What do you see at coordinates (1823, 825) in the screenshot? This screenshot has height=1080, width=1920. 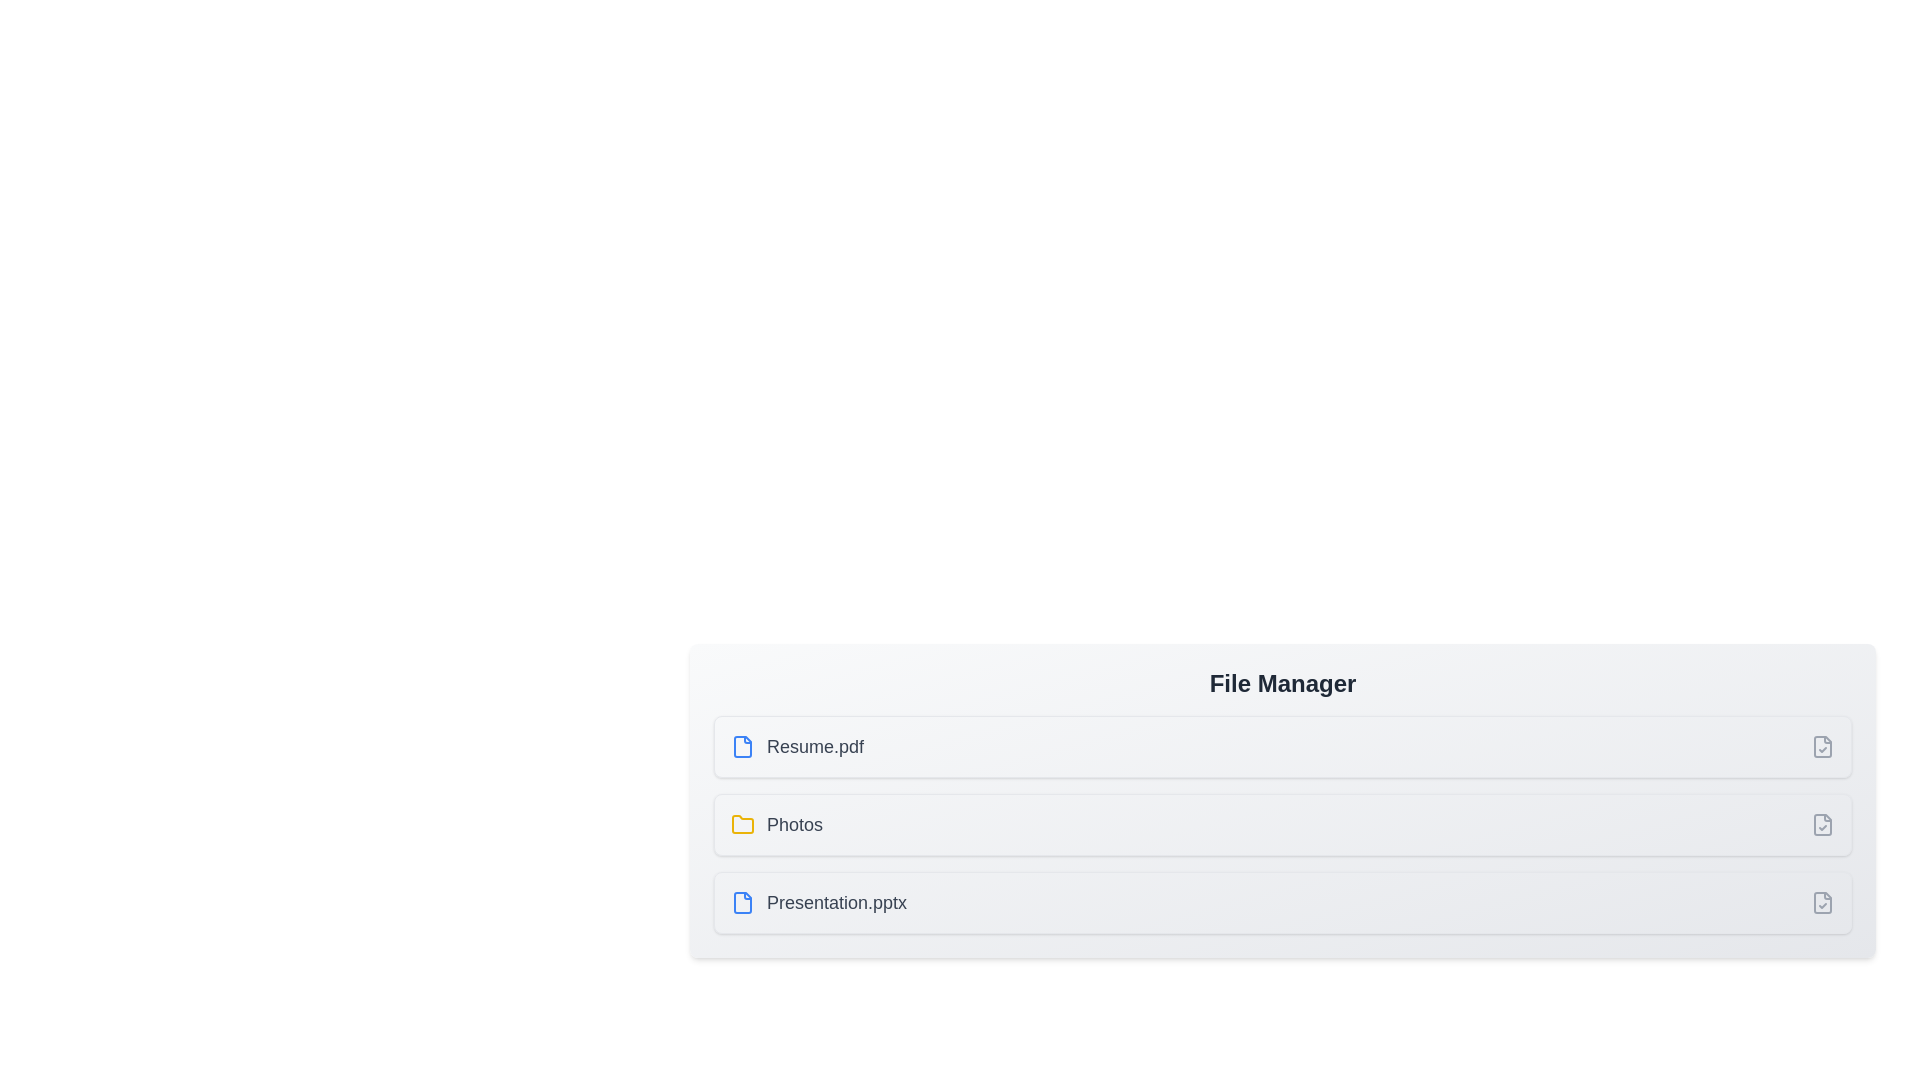 I see `the item corresponding to Photos by clicking its checkbox` at bounding box center [1823, 825].